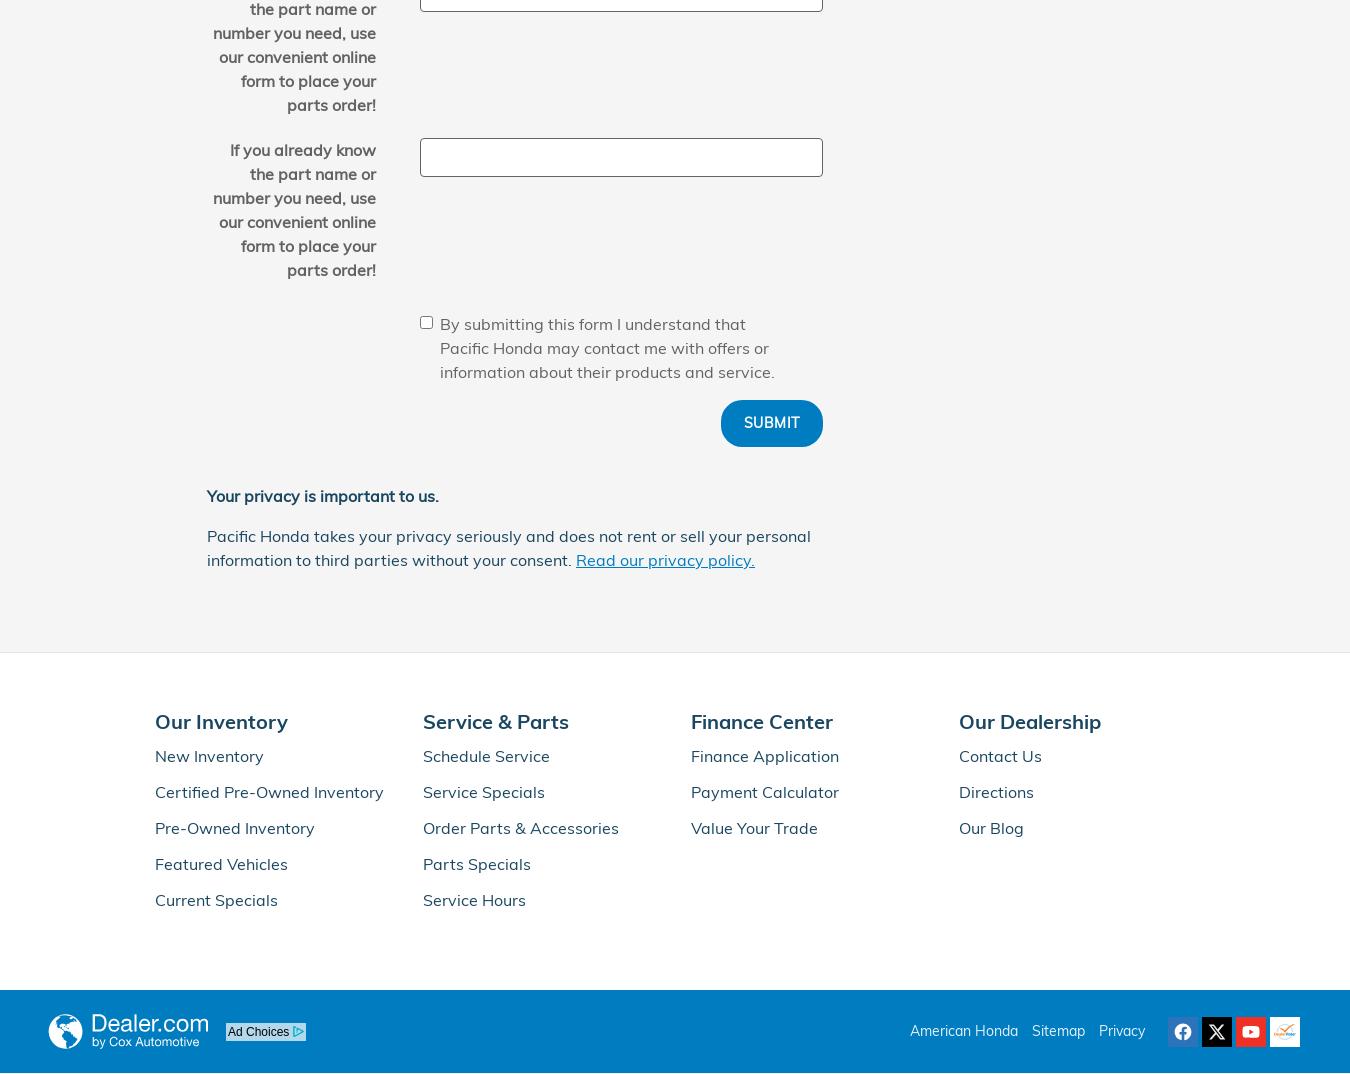  I want to click on 'Pre-Owned Inventory', so click(234, 827).